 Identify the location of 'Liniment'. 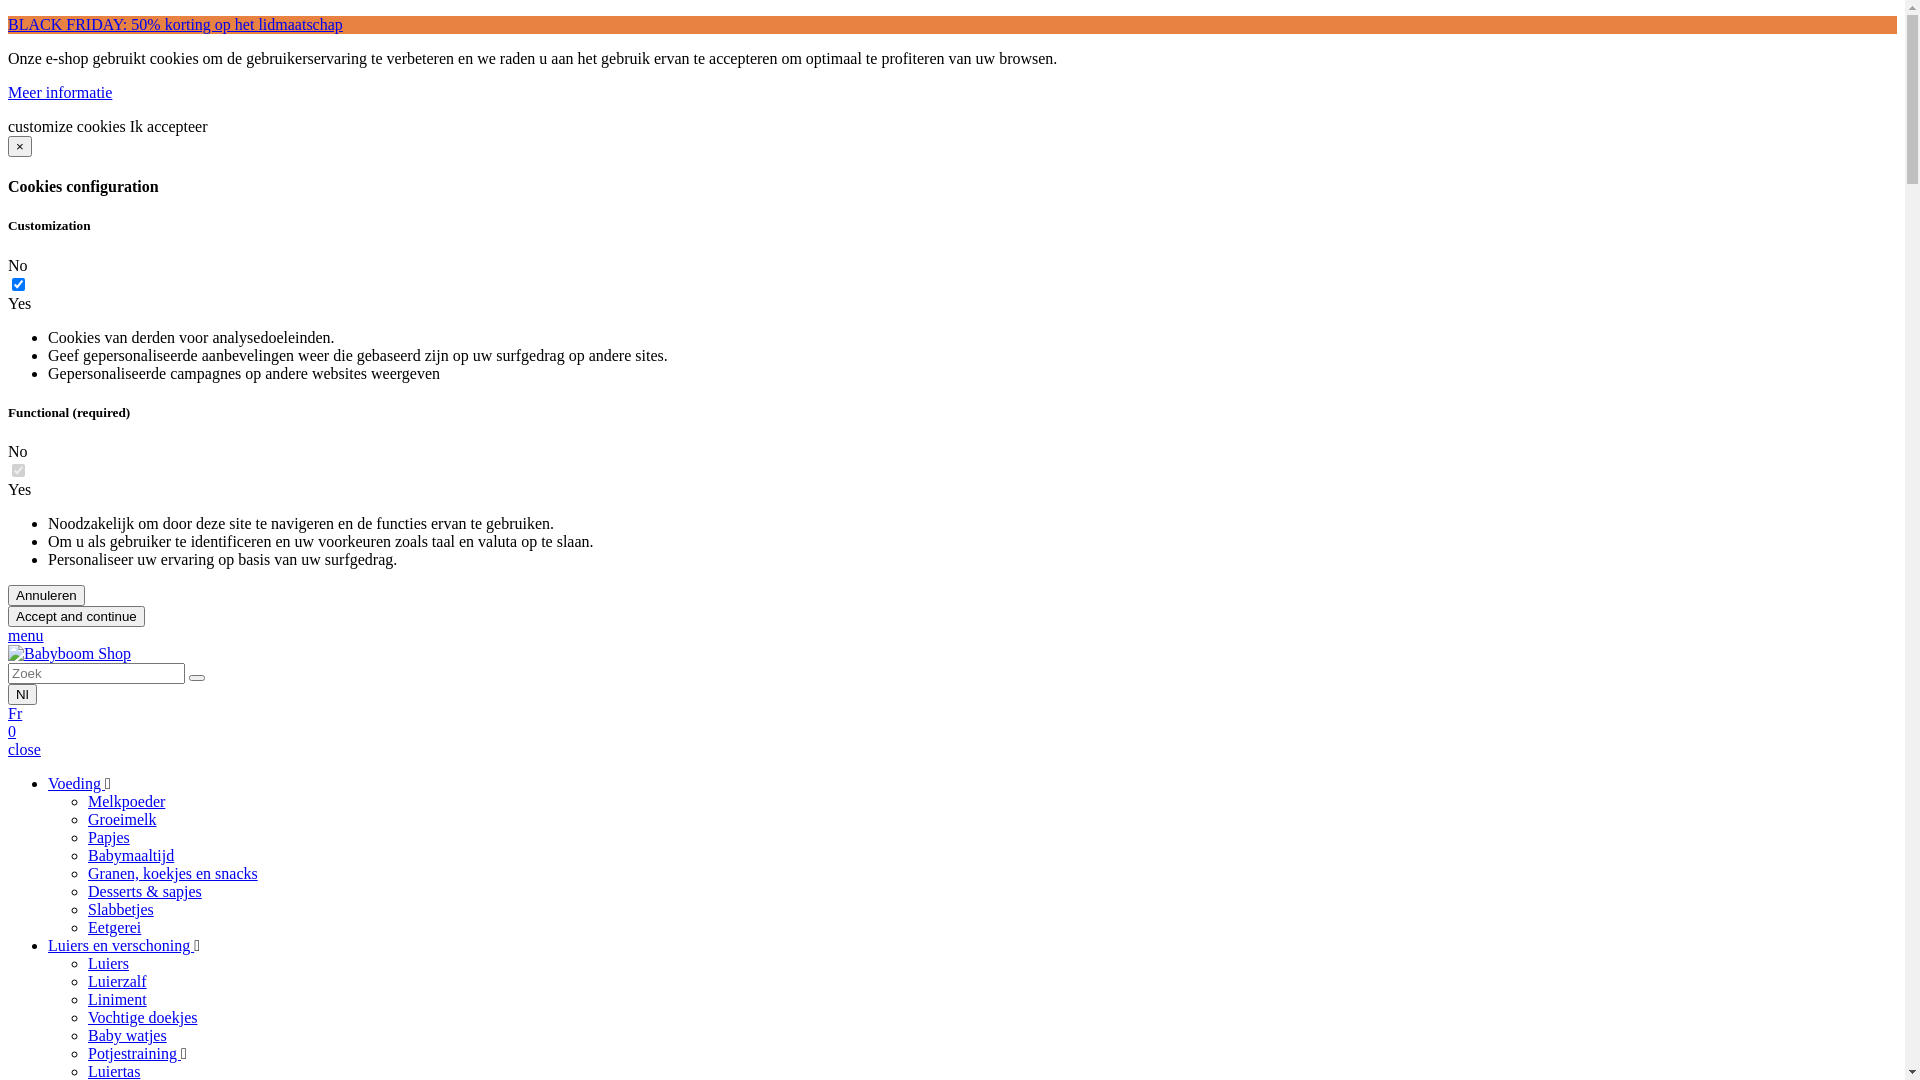
(116, 999).